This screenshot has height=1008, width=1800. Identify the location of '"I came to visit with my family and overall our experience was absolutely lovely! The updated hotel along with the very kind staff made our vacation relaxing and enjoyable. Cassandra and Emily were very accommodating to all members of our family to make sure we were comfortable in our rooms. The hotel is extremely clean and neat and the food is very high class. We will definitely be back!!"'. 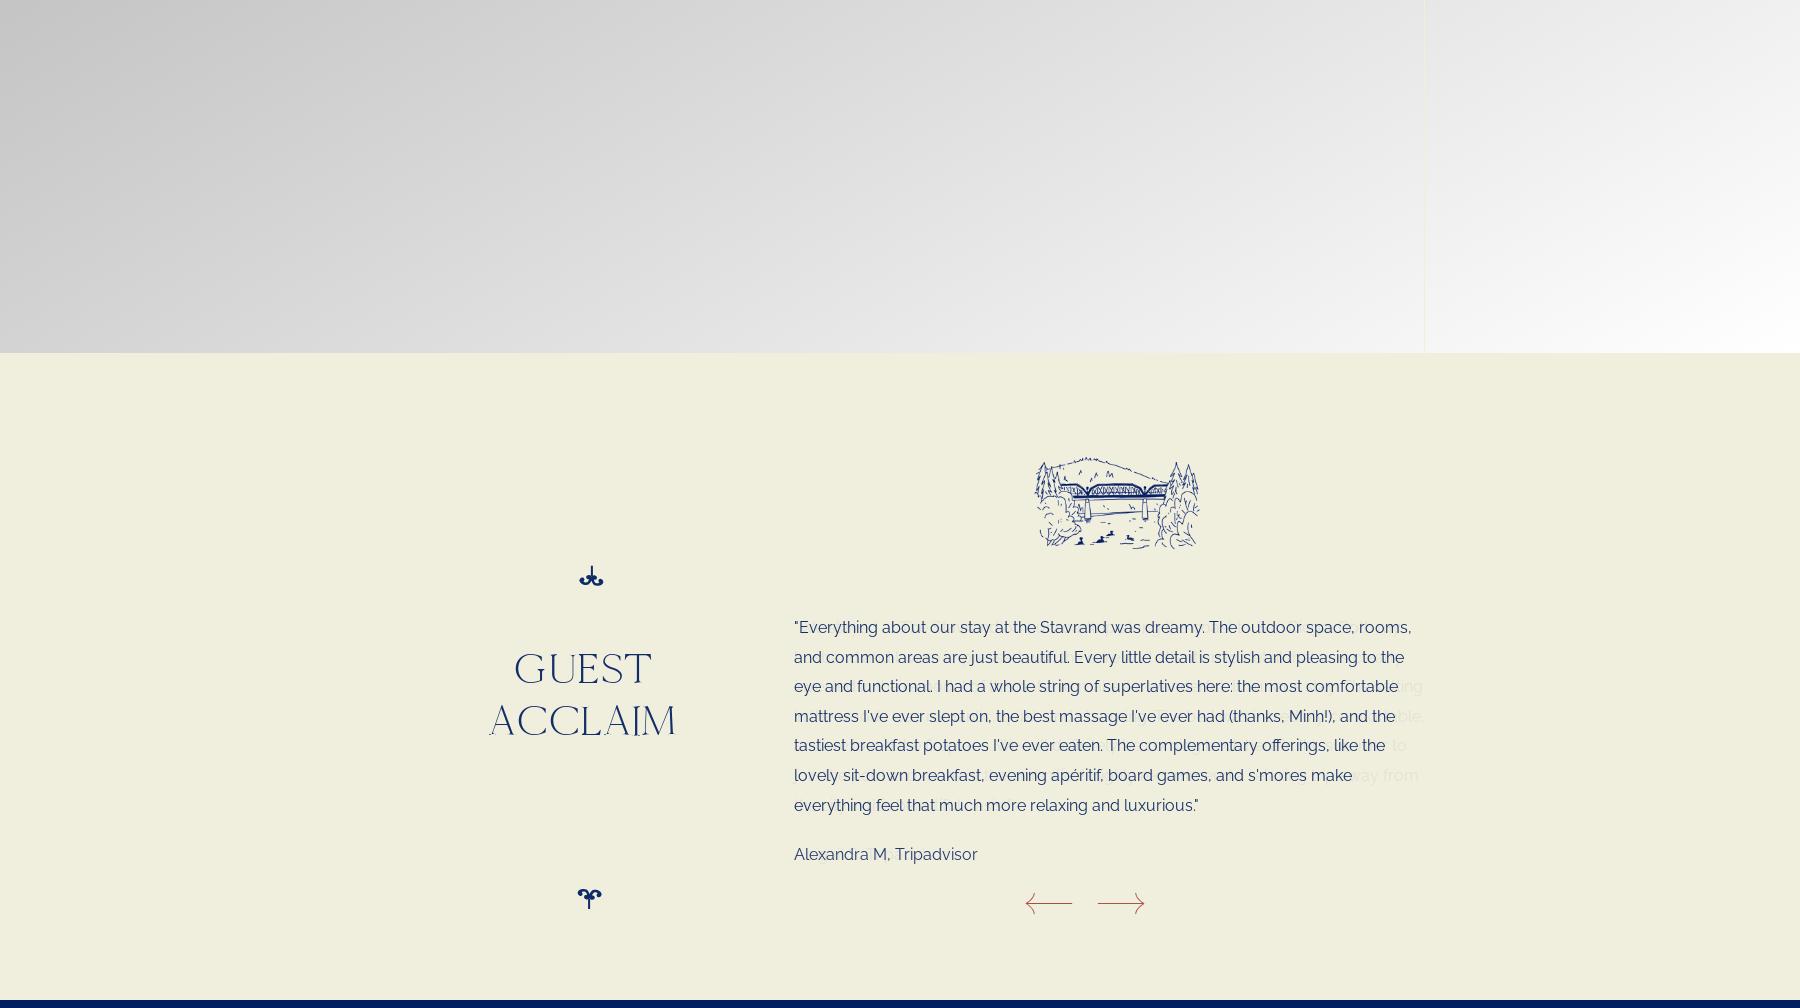
(1111, 686).